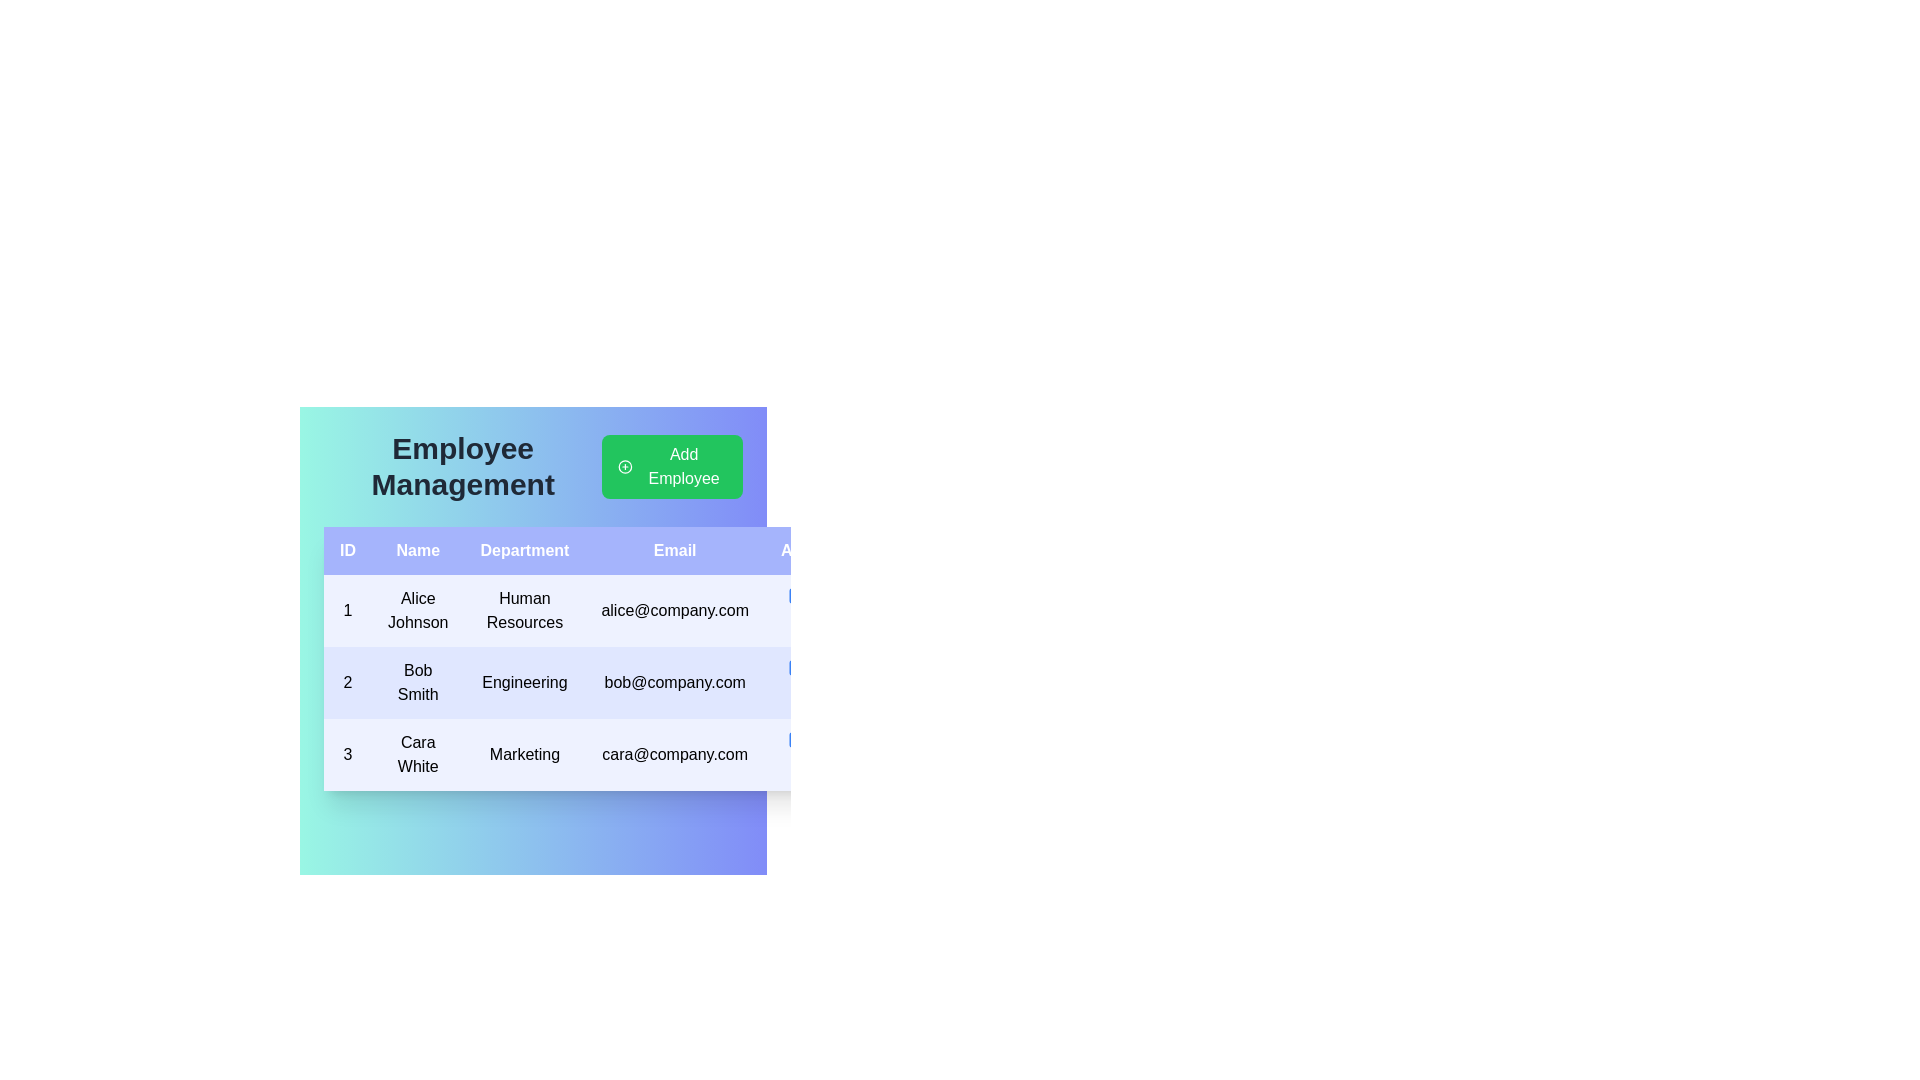 The height and width of the screenshot is (1080, 1920). What do you see at coordinates (588, 681) in the screenshot?
I see `any interactive element in the second table row that contains employee details, including ID, name, department, email, and action buttons` at bounding box center [588, 681].